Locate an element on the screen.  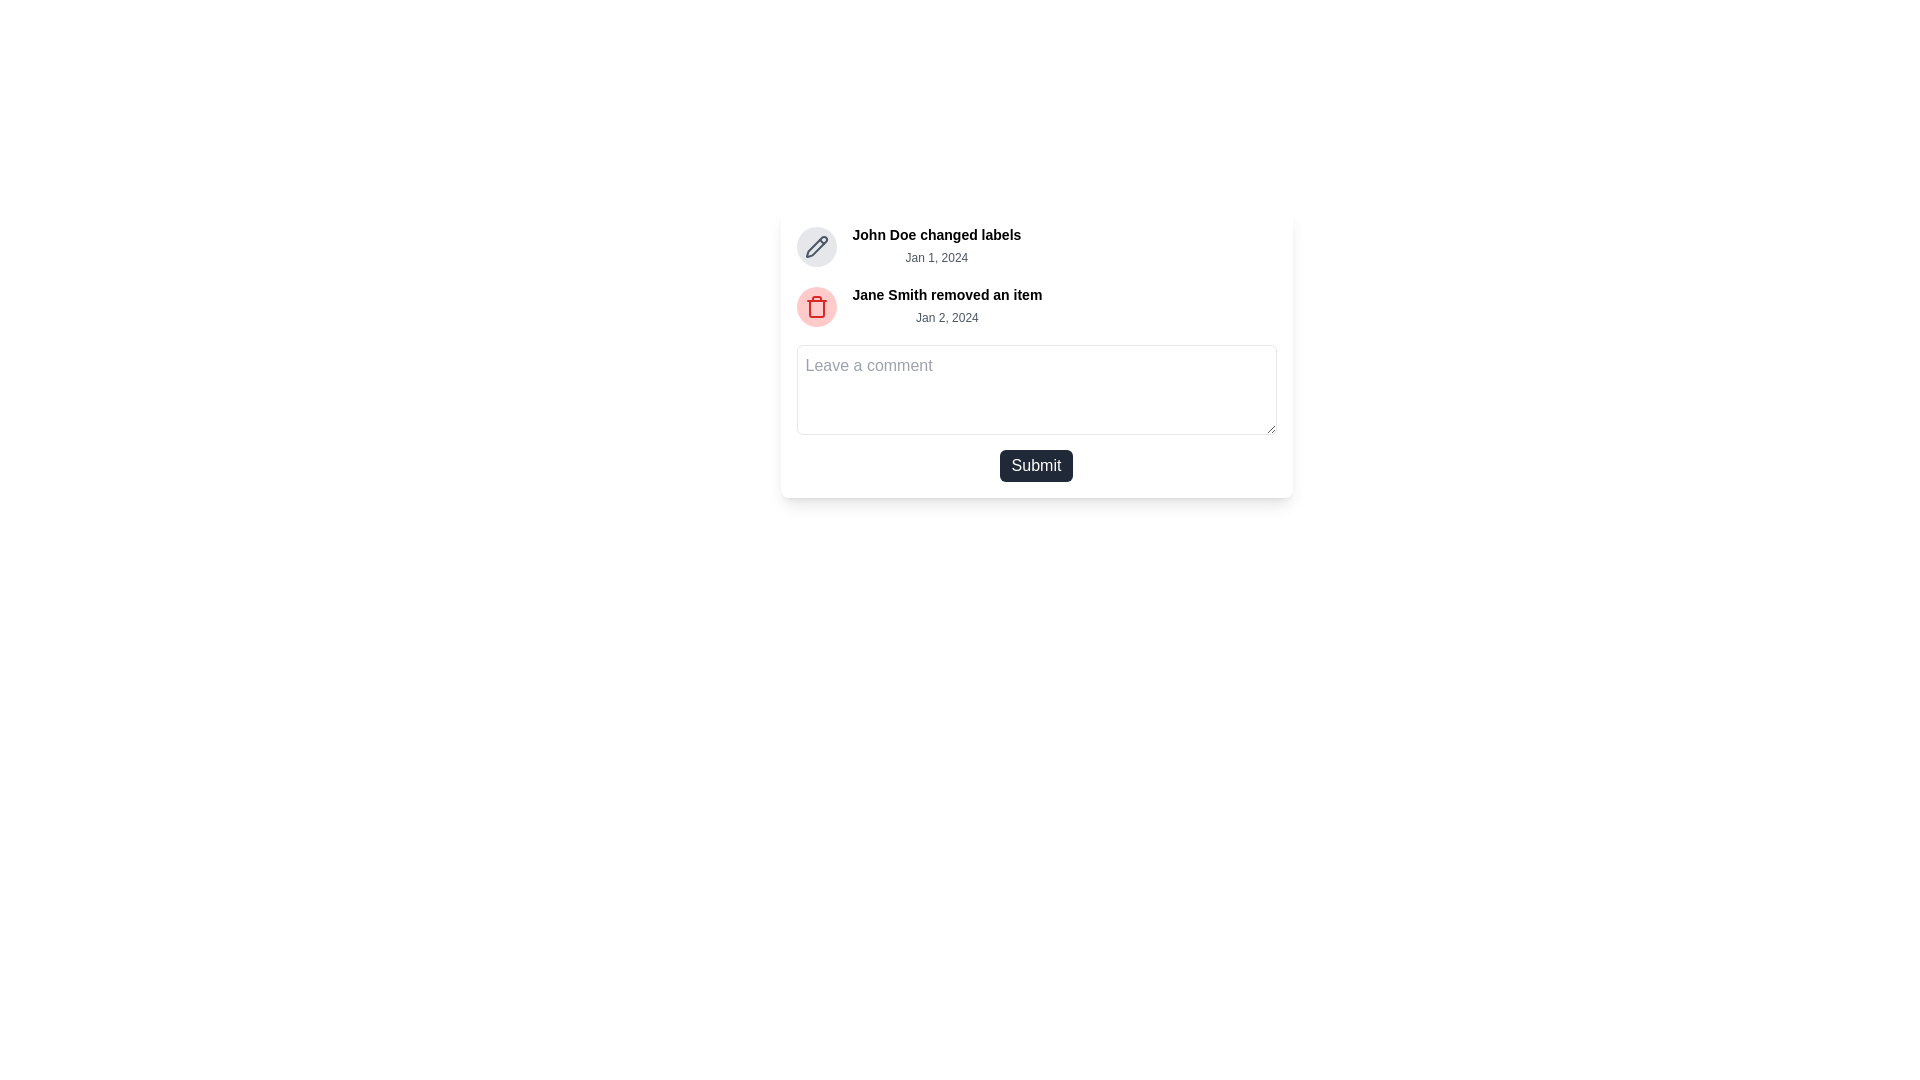
the text block displaying the activity log entry for item removal by Jane Smith, which is positioned below the 'John Doe changed labels' entry is located at coordinates (946, 307).